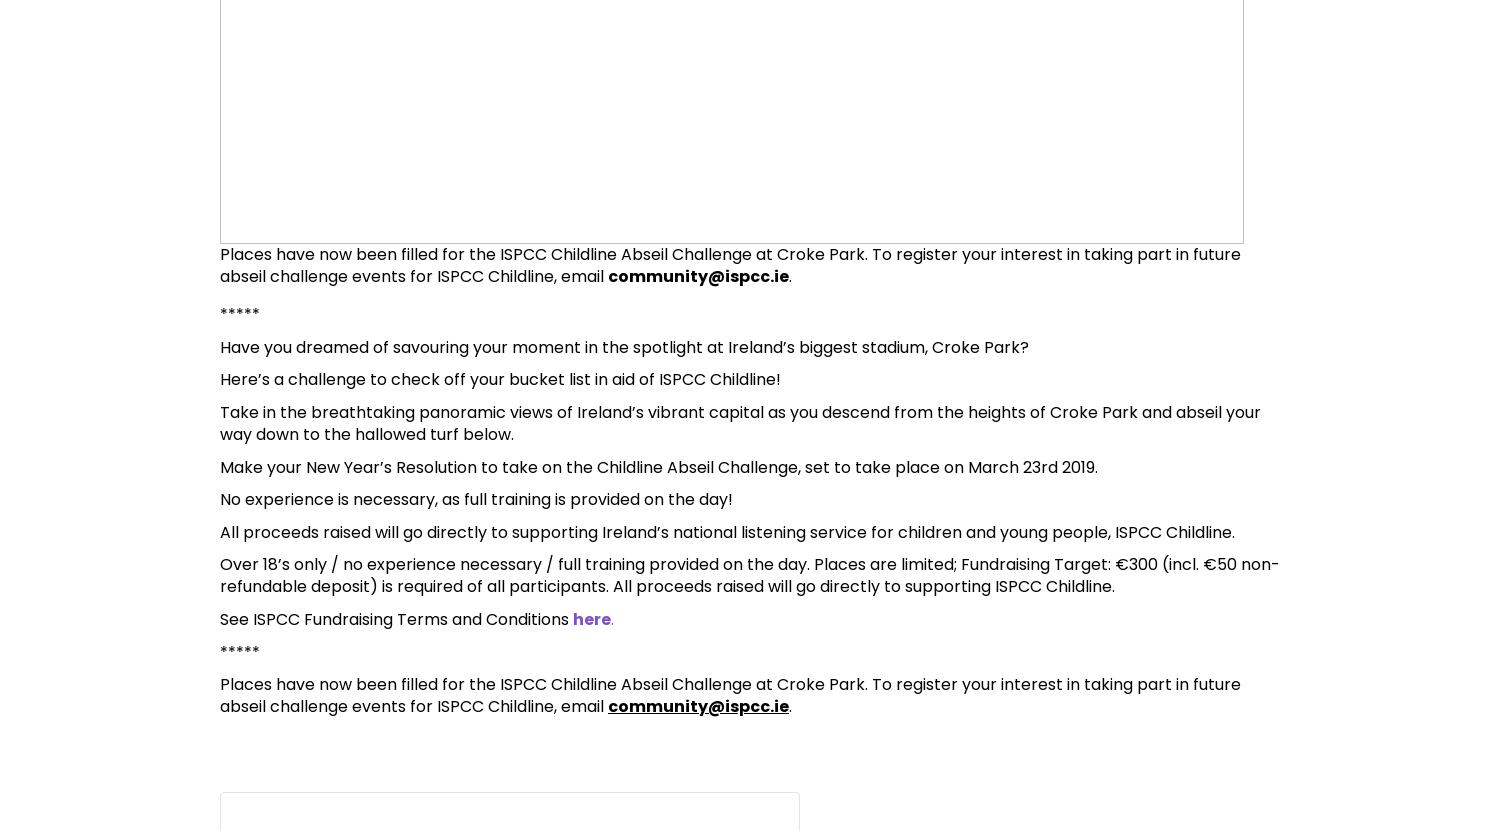 The width and height of the screenshot is (1500, 831). What do you see at coordinates (396, 618) in the screenshot?
I see `'See ISPCC Fundraising Terms and Conditions'` at bounding box center [396, 618].